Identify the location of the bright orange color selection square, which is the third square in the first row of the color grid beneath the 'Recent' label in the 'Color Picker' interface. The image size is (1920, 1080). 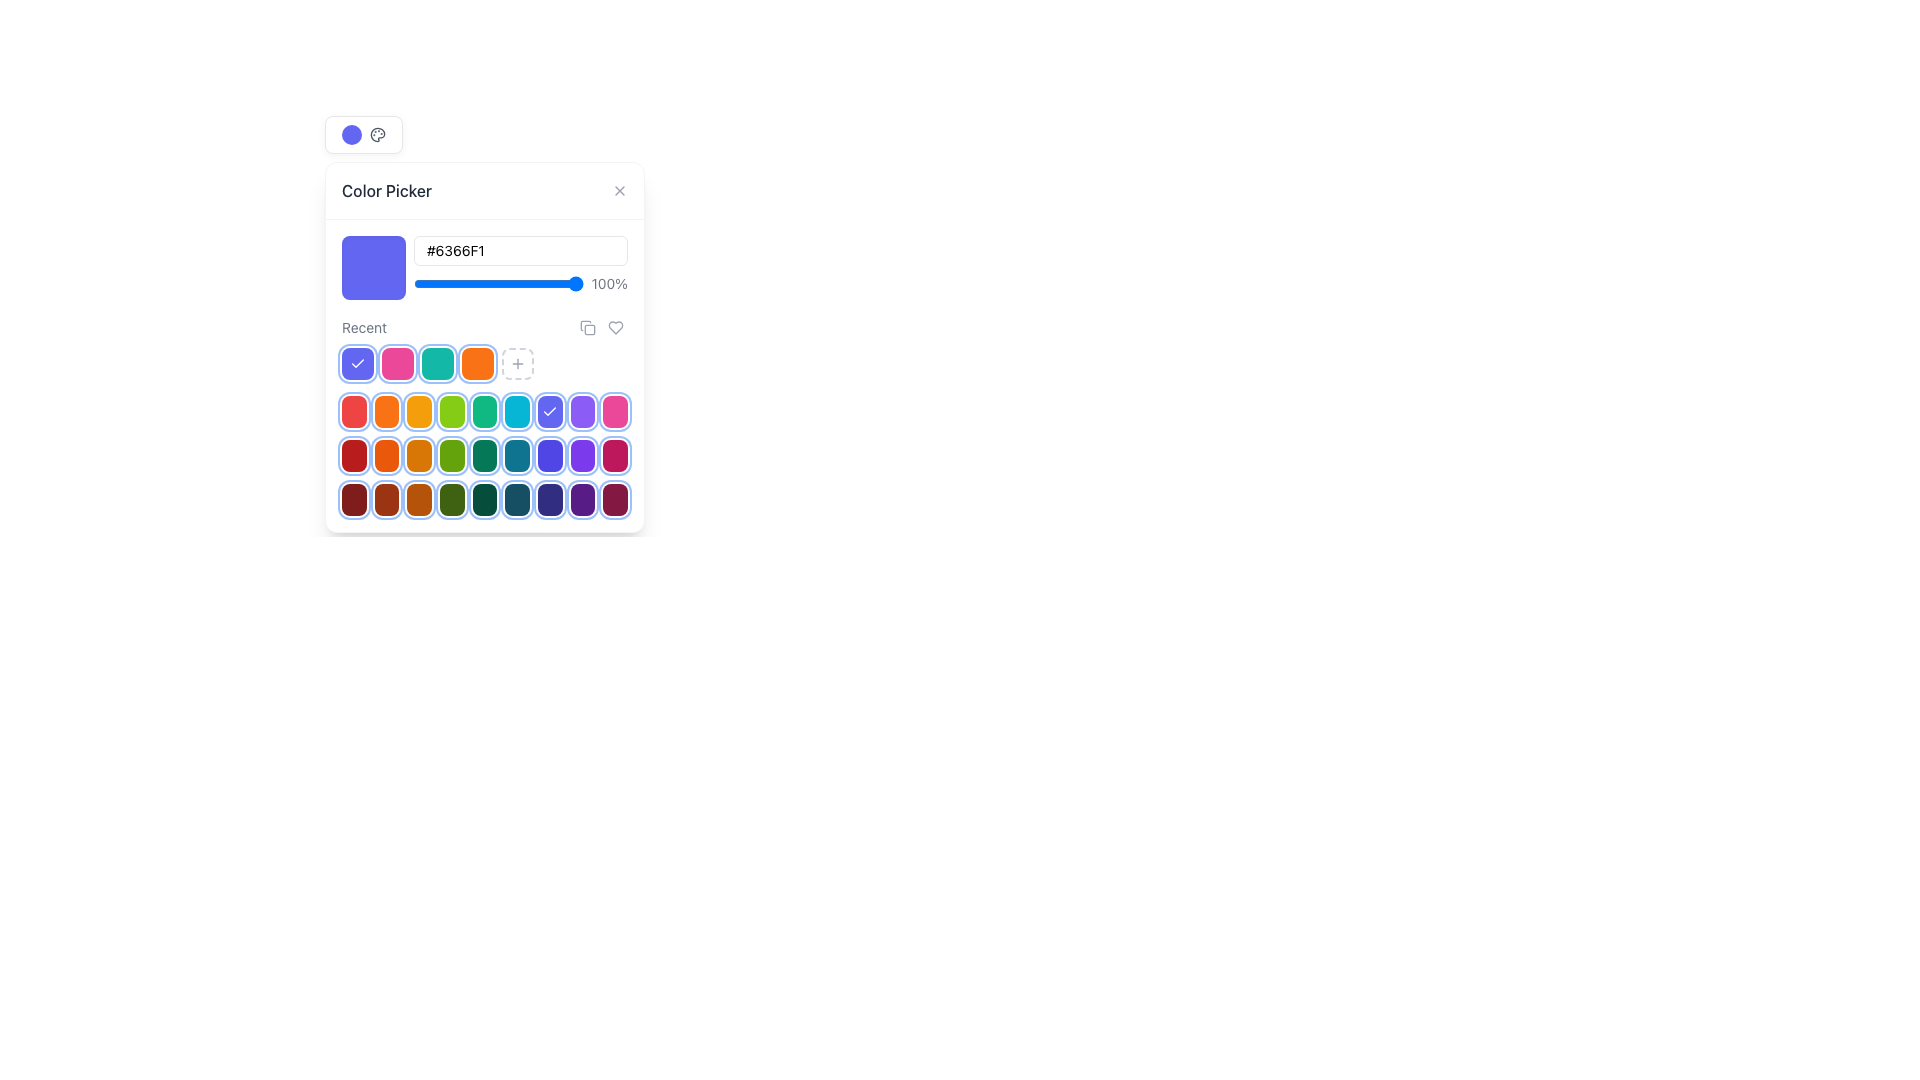
(484, 346).